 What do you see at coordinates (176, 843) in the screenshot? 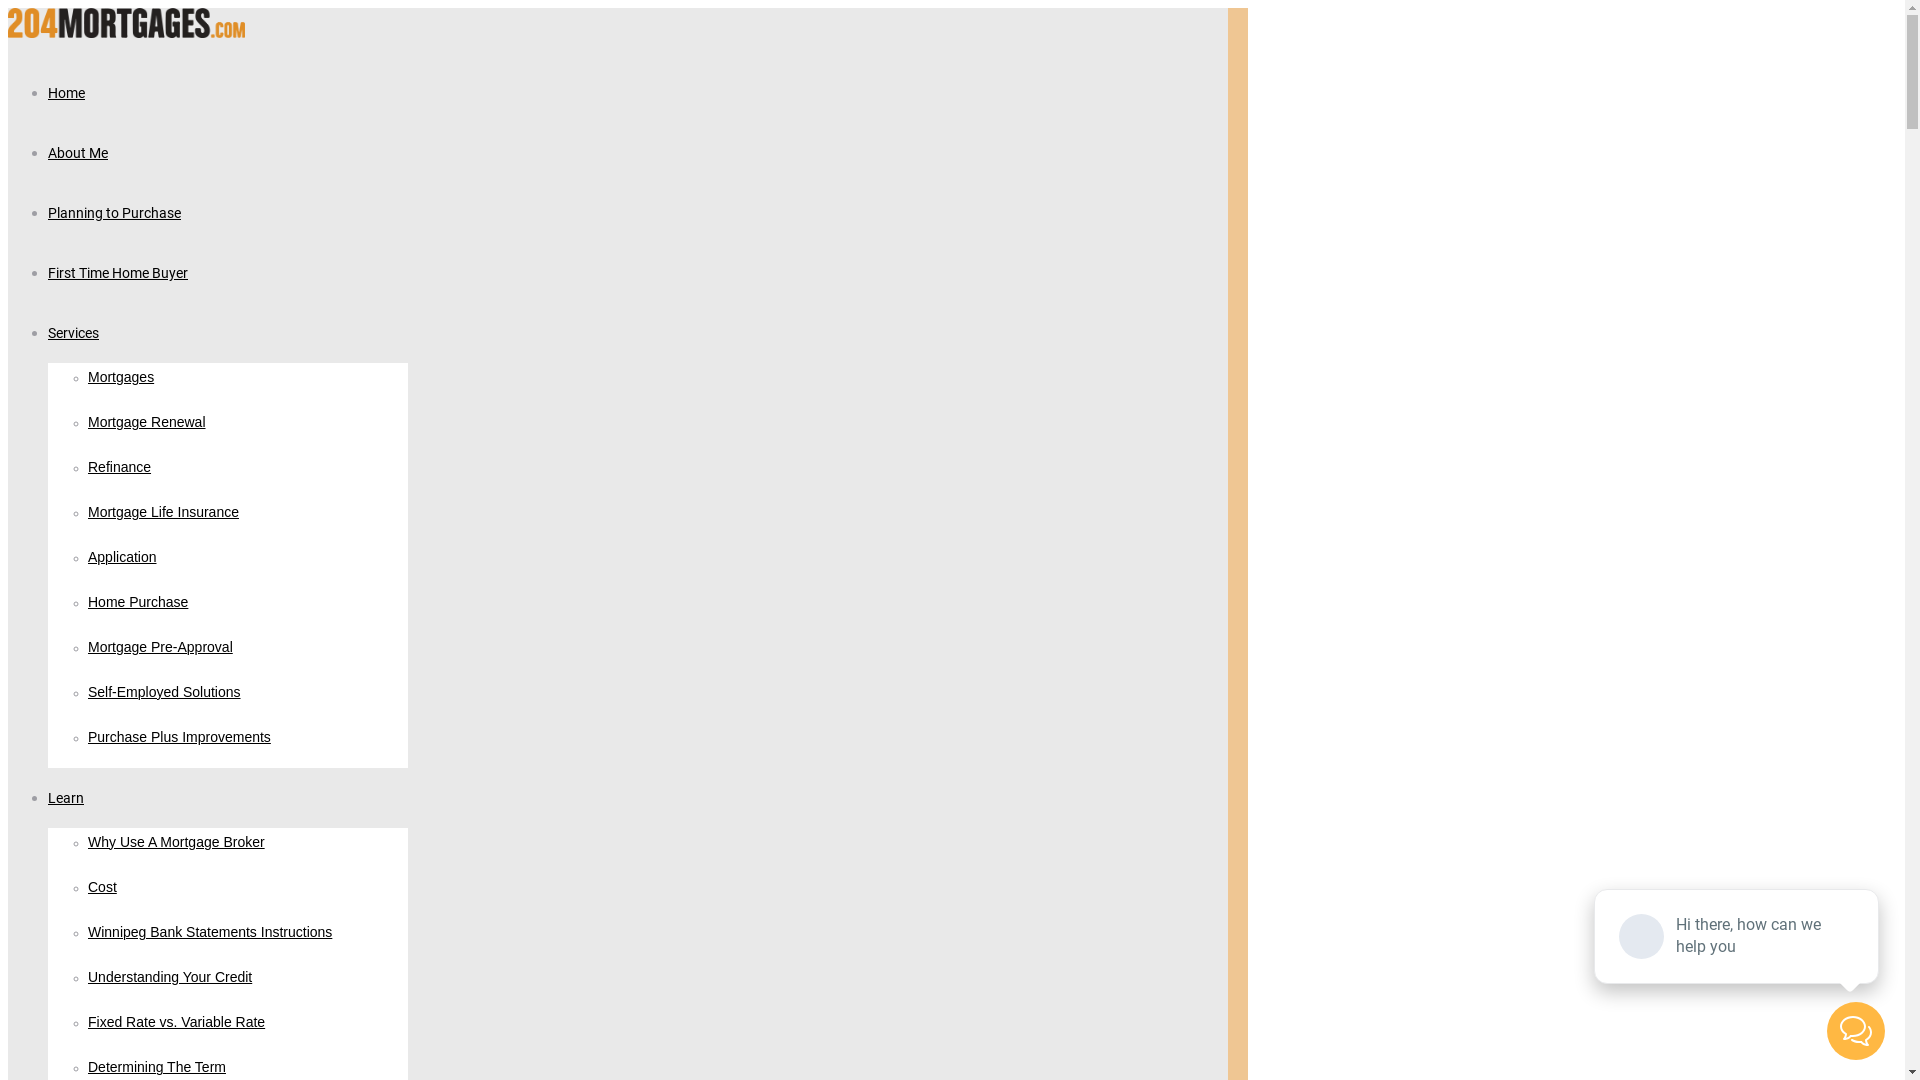
I see `'Why Use A Mortgage Broker'` at bounding box center [176, 843].